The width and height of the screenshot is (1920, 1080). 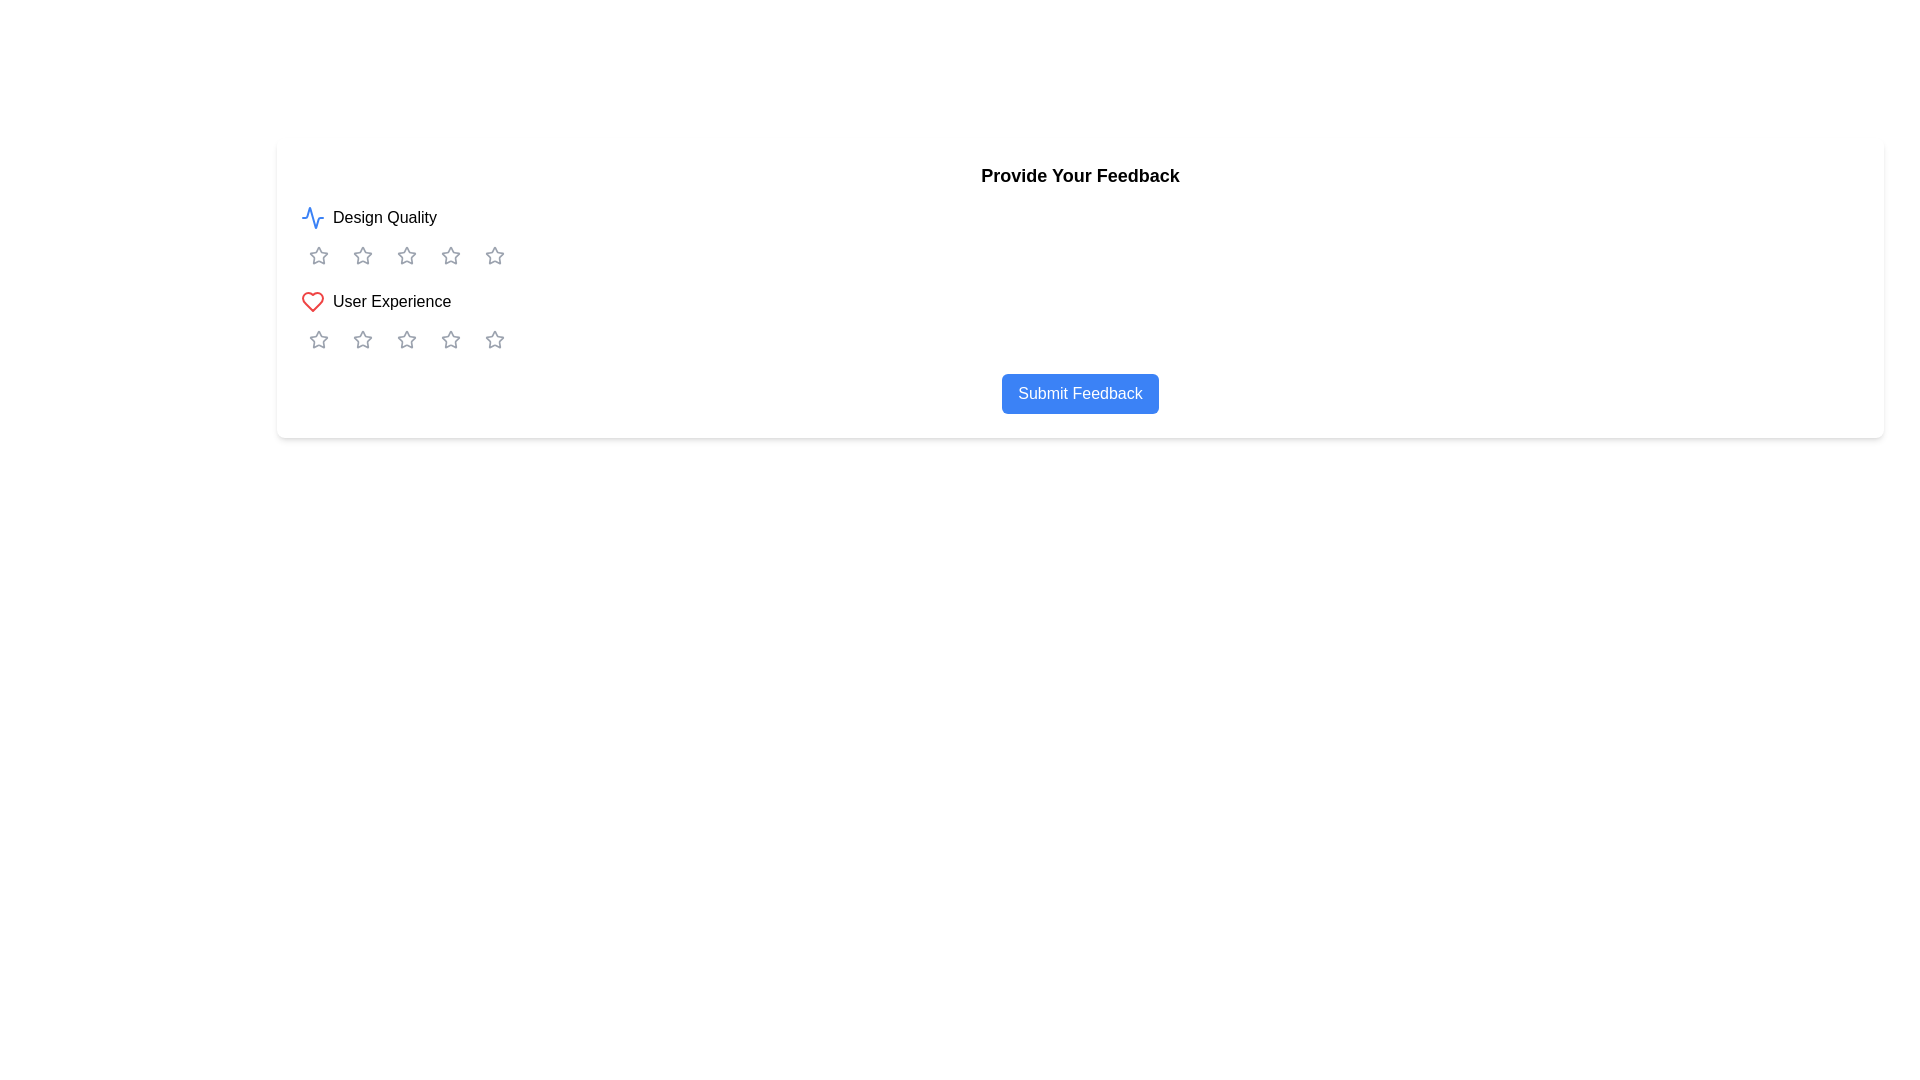 I want to click on the second star button for the 'Design Quality' rating to get focus, so click(x=363, y=254).